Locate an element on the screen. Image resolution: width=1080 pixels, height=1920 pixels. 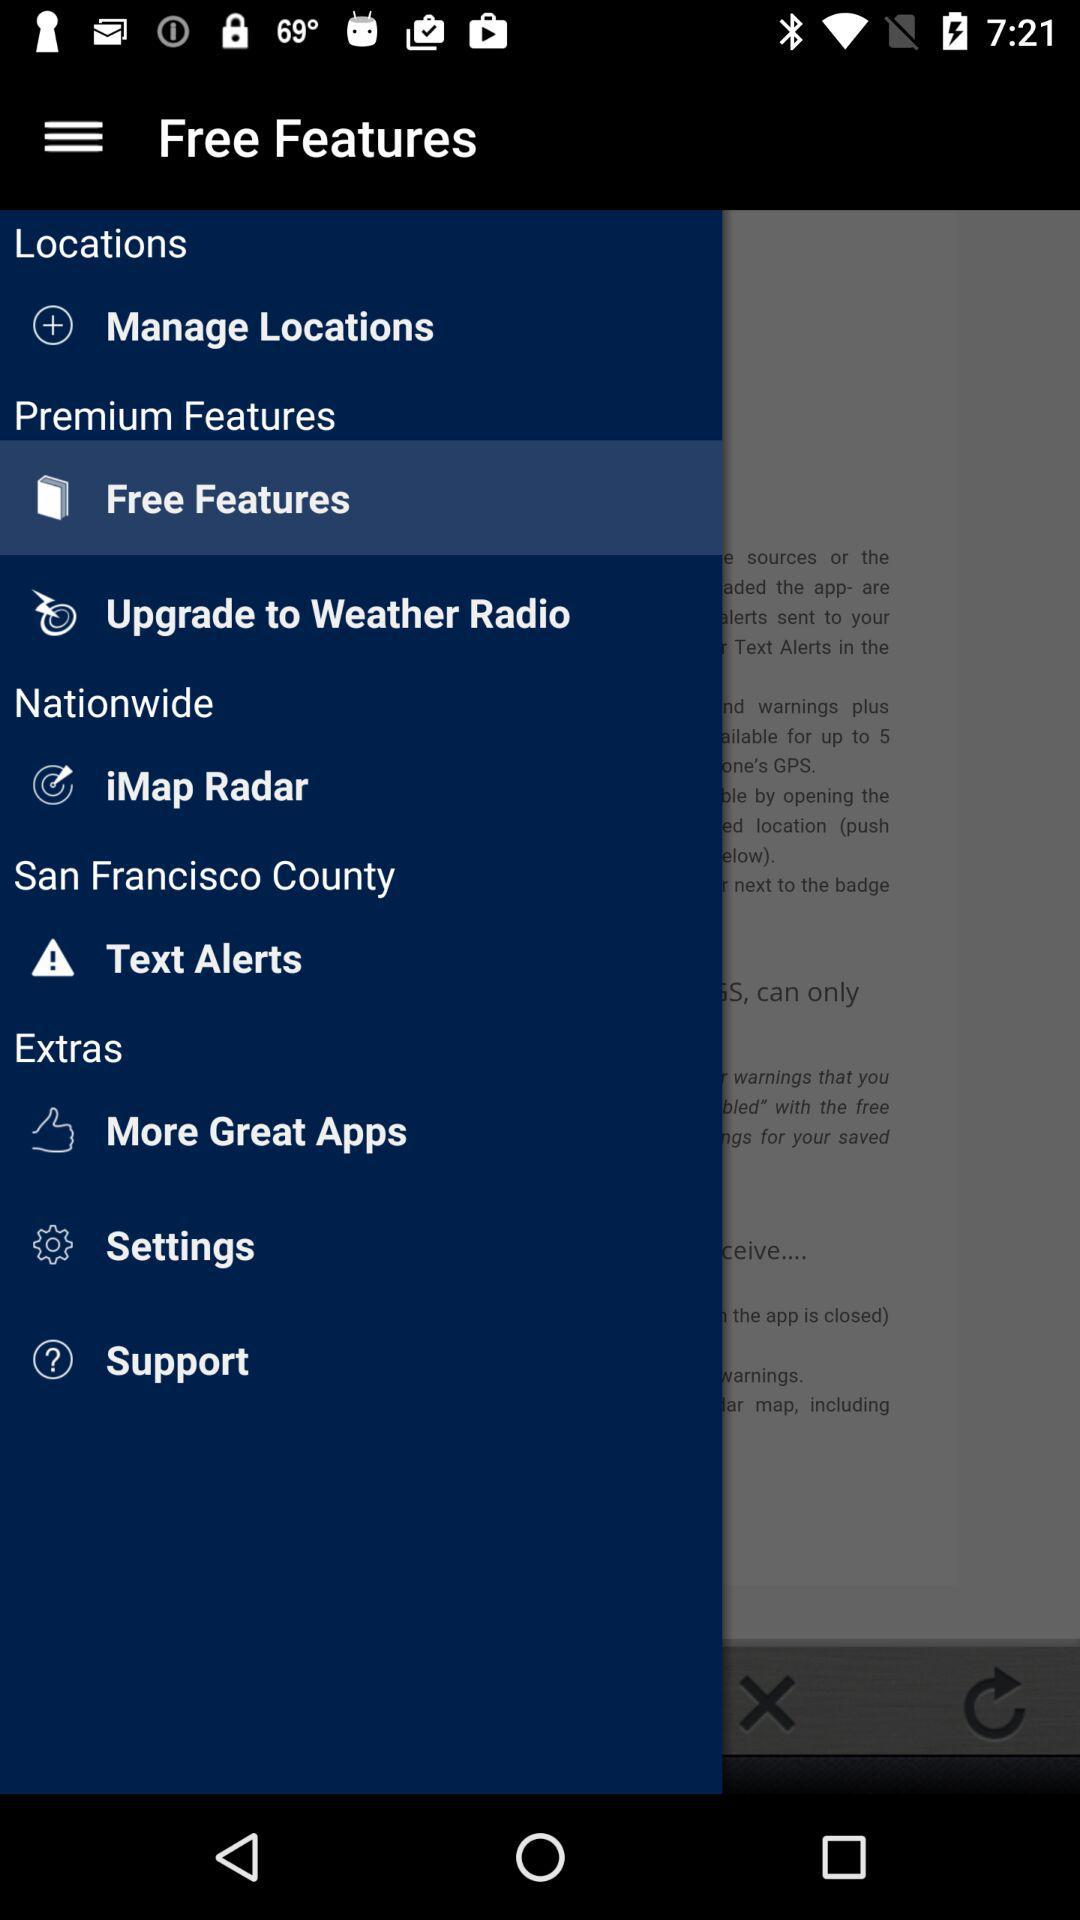
the menu icon is located at coordinates (72, 135).